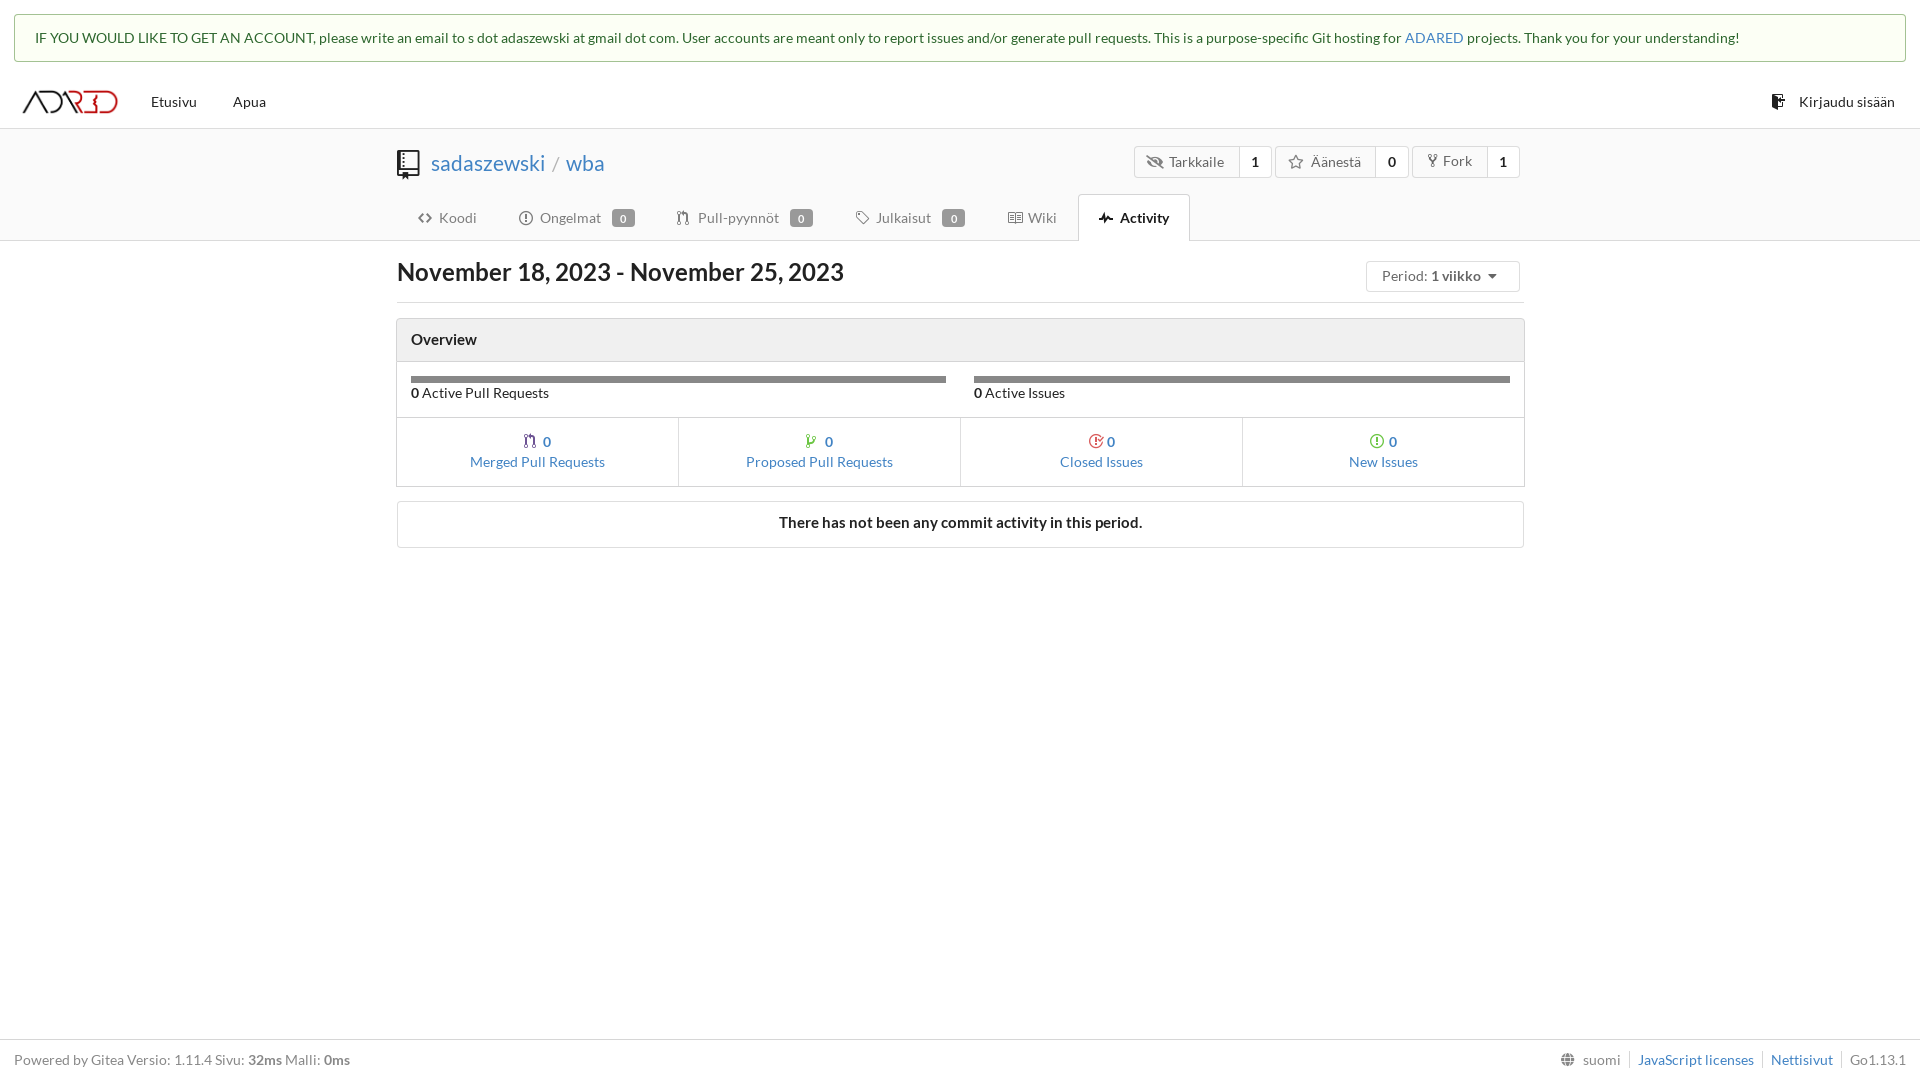  Describe the element at coordinates (1690, 1058) in the screenshot. I see `'JavaScript licenses'` at that location.